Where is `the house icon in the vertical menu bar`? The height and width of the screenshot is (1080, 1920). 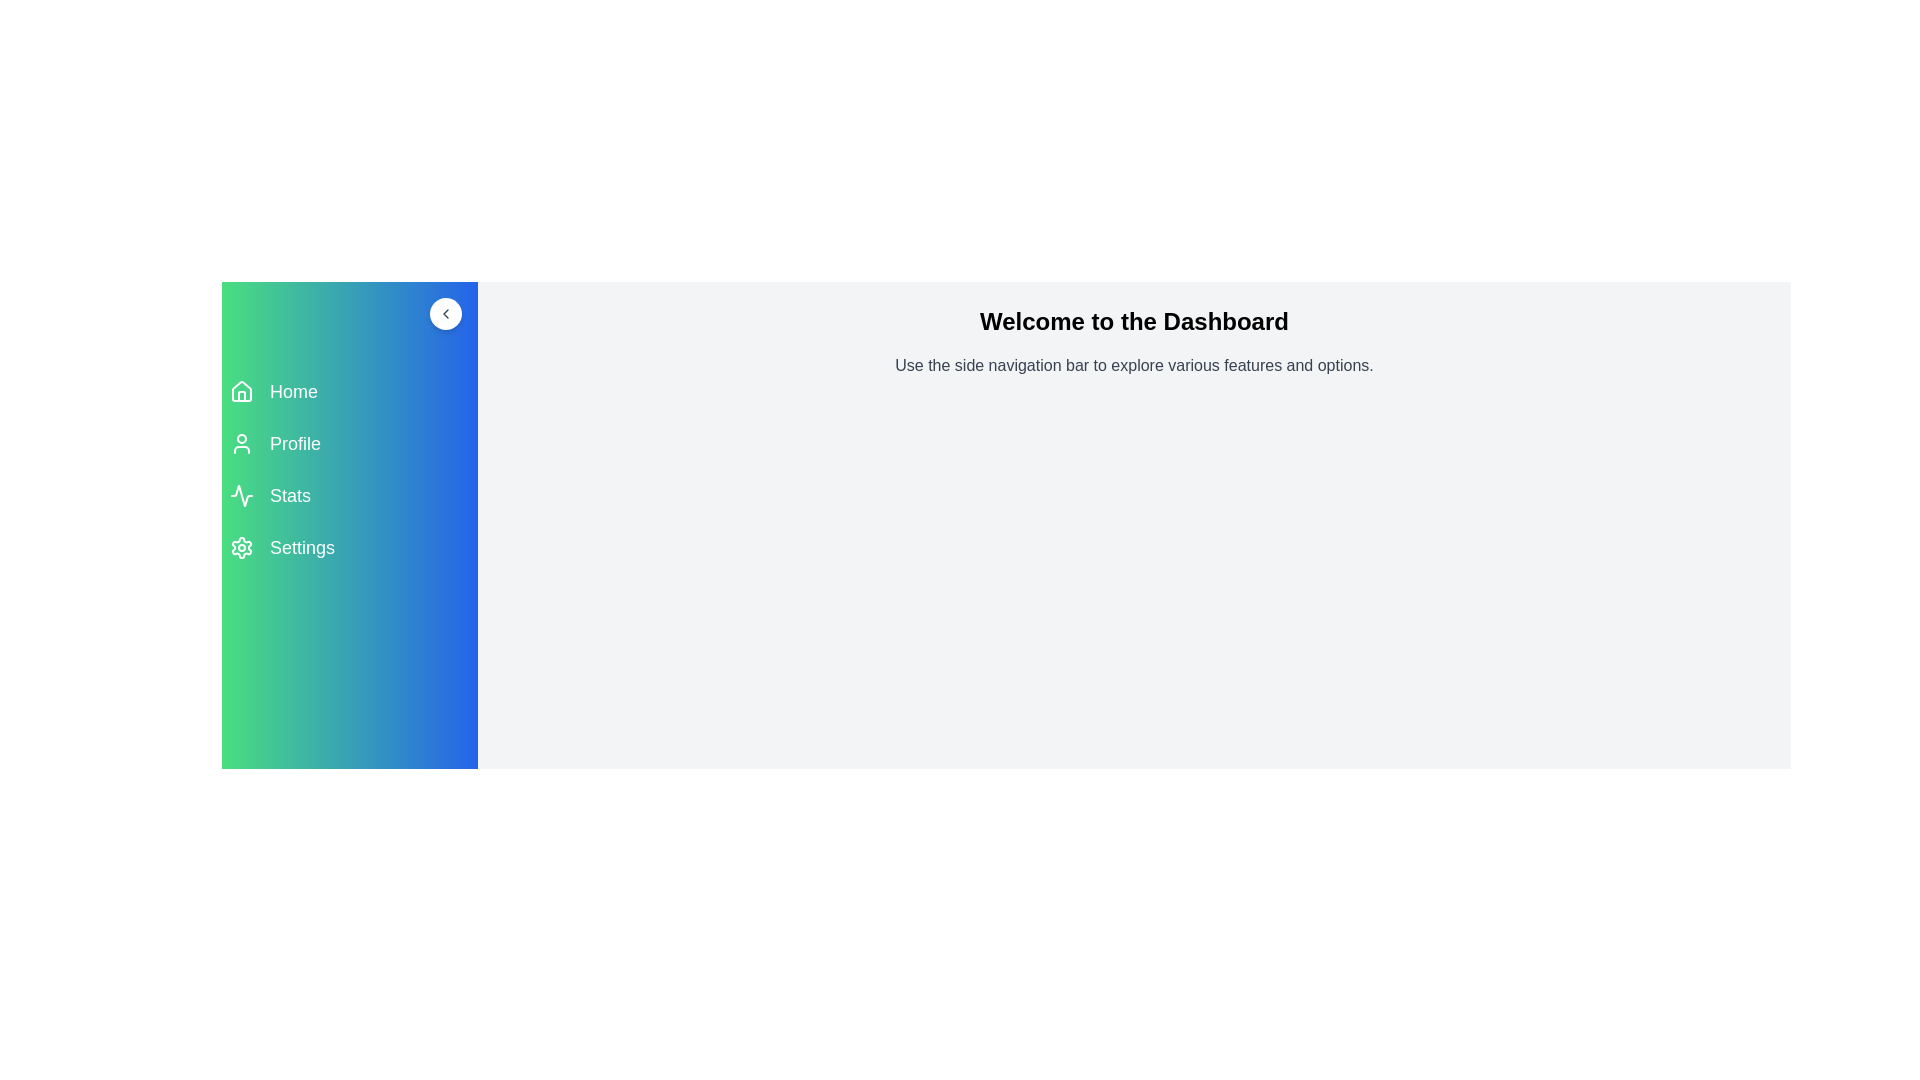
the house icon in the vertical menu bar is located at coordinates (240, 392).